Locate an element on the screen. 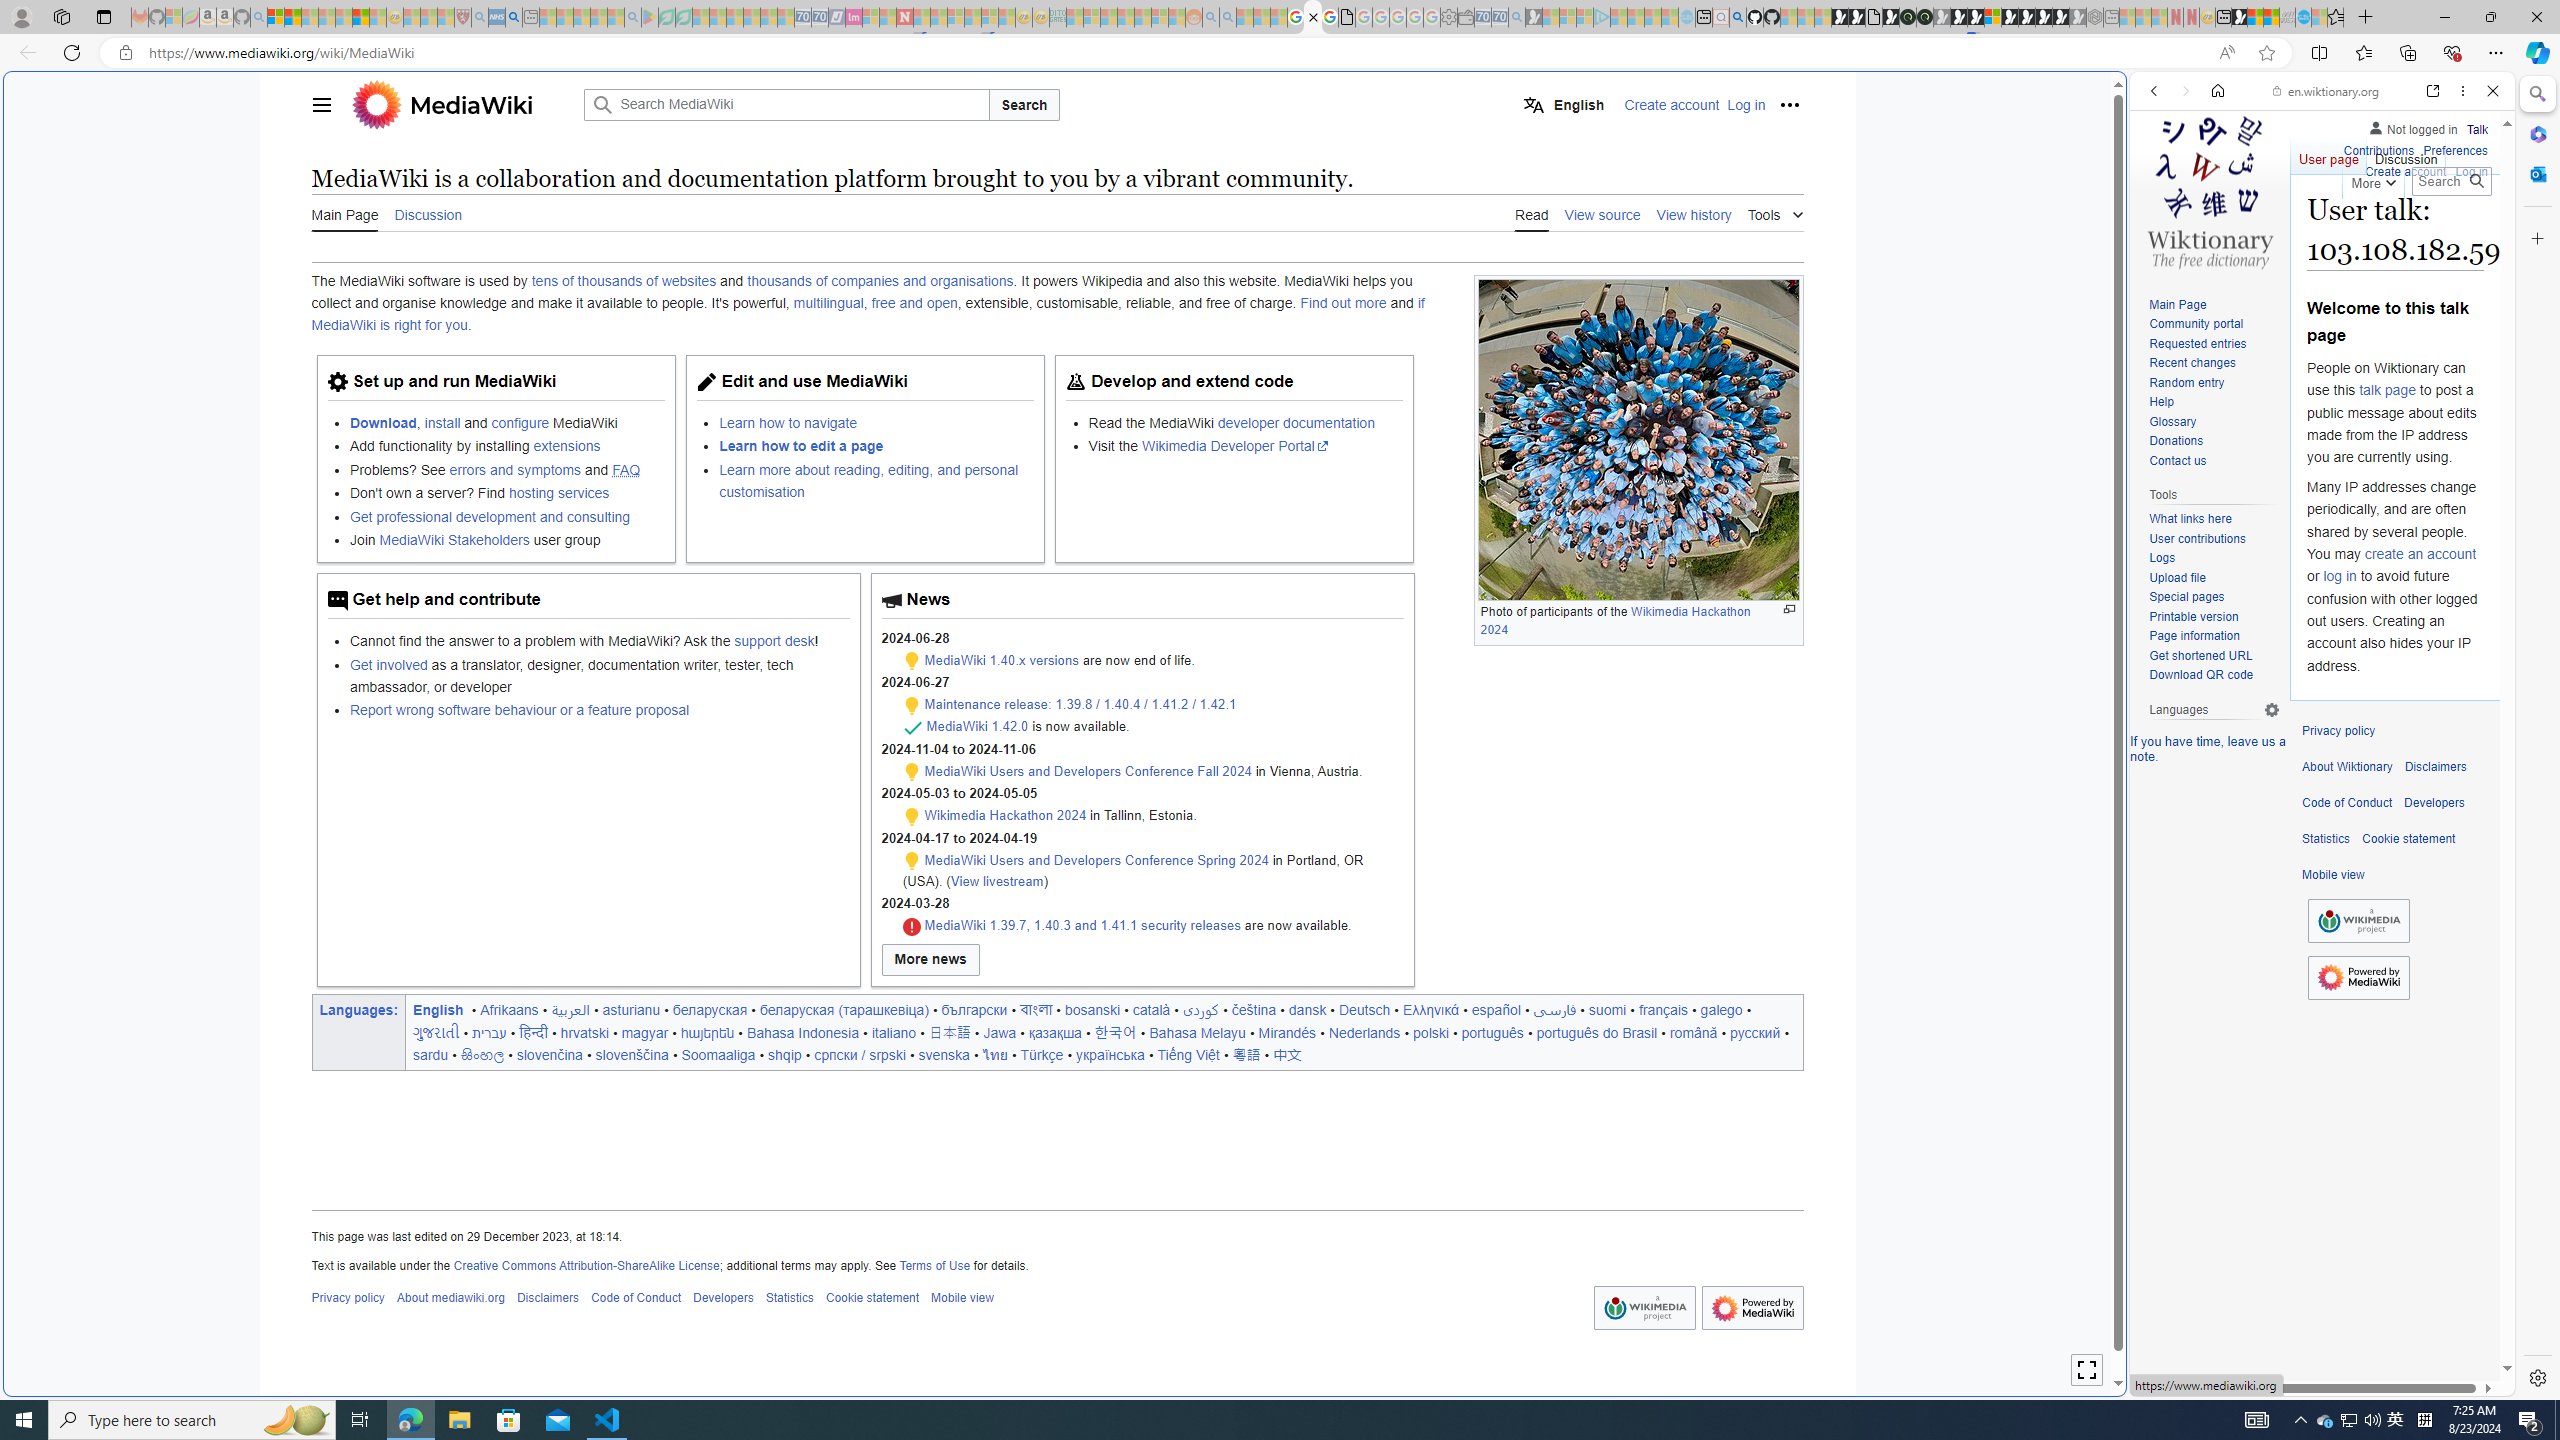 The height and width of the screenshot is (1440, 2560). 'Add functionality by installing extensions' is located at coordinates (505, 445).